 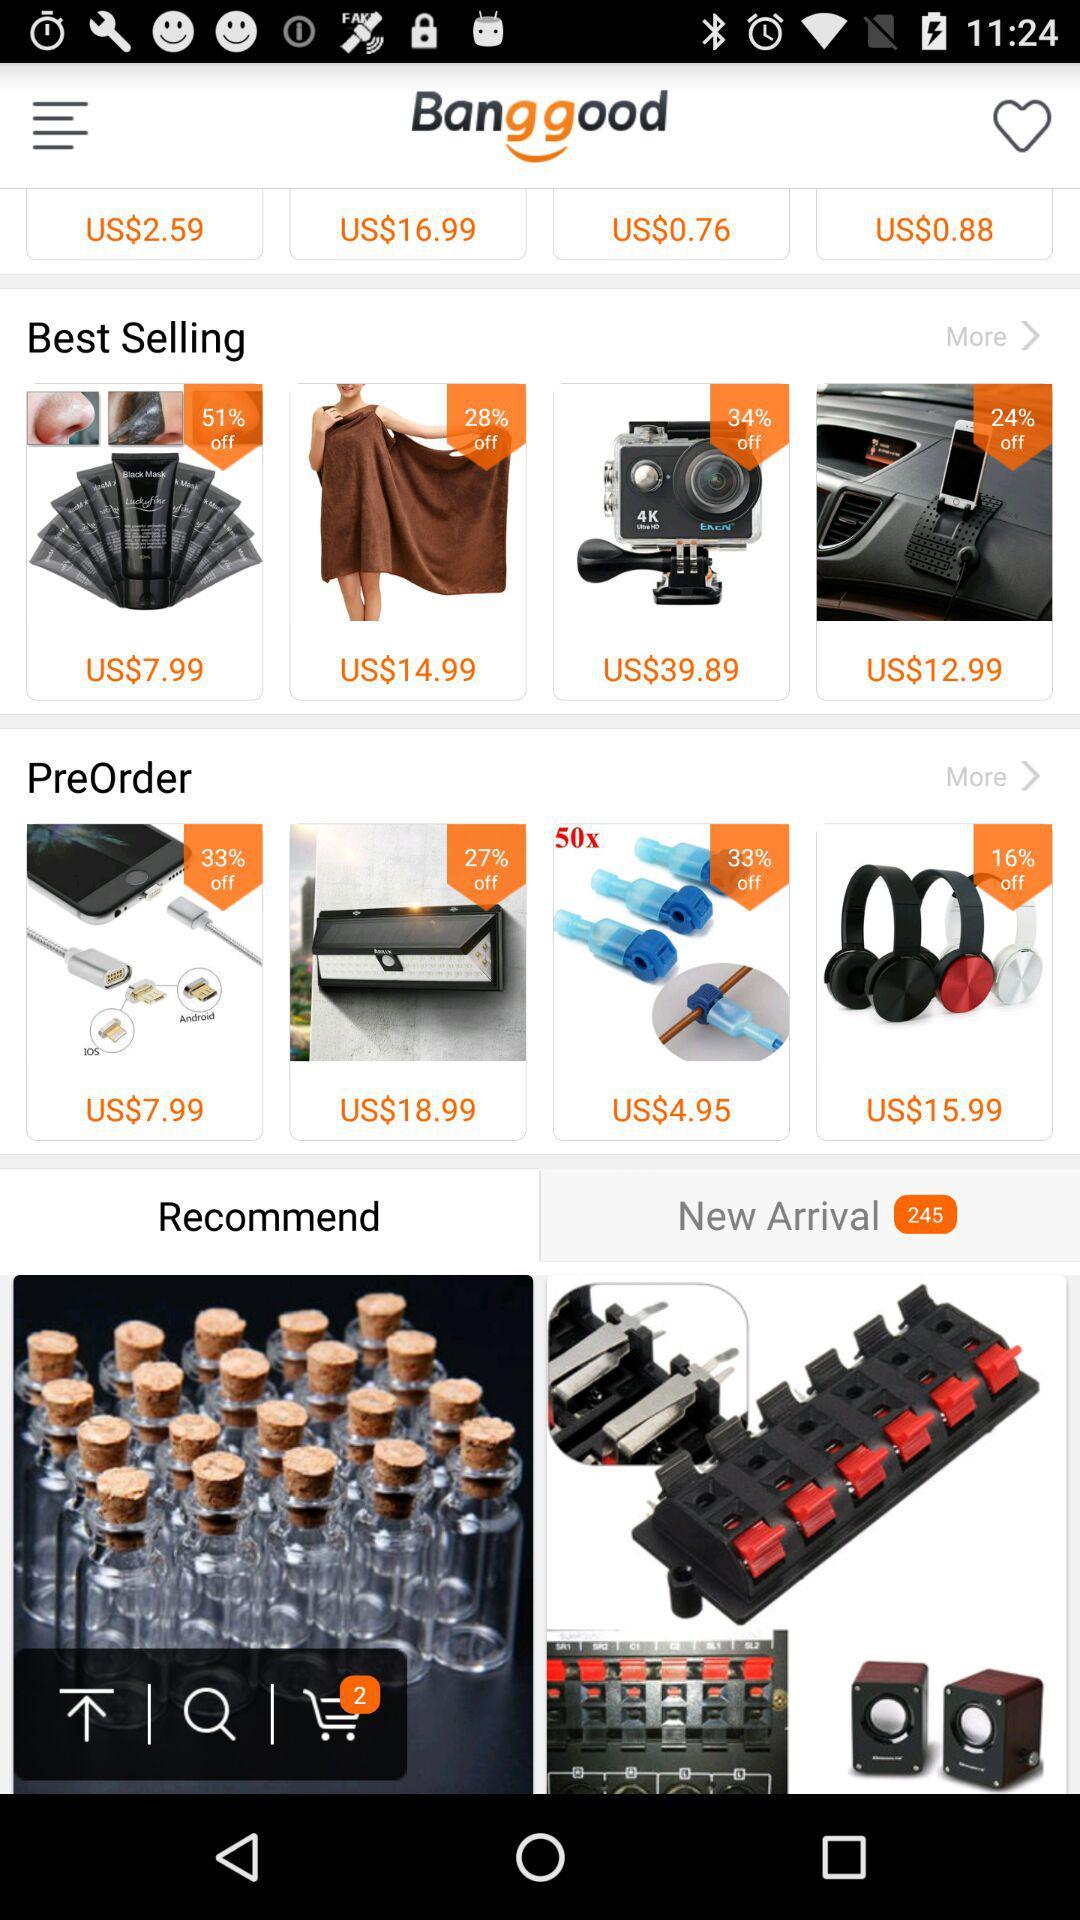 What do you see at coordinates (538, 124) in the screenshot?
I see `the item next to us$0.88 icon` at bounding box center [538, 124].